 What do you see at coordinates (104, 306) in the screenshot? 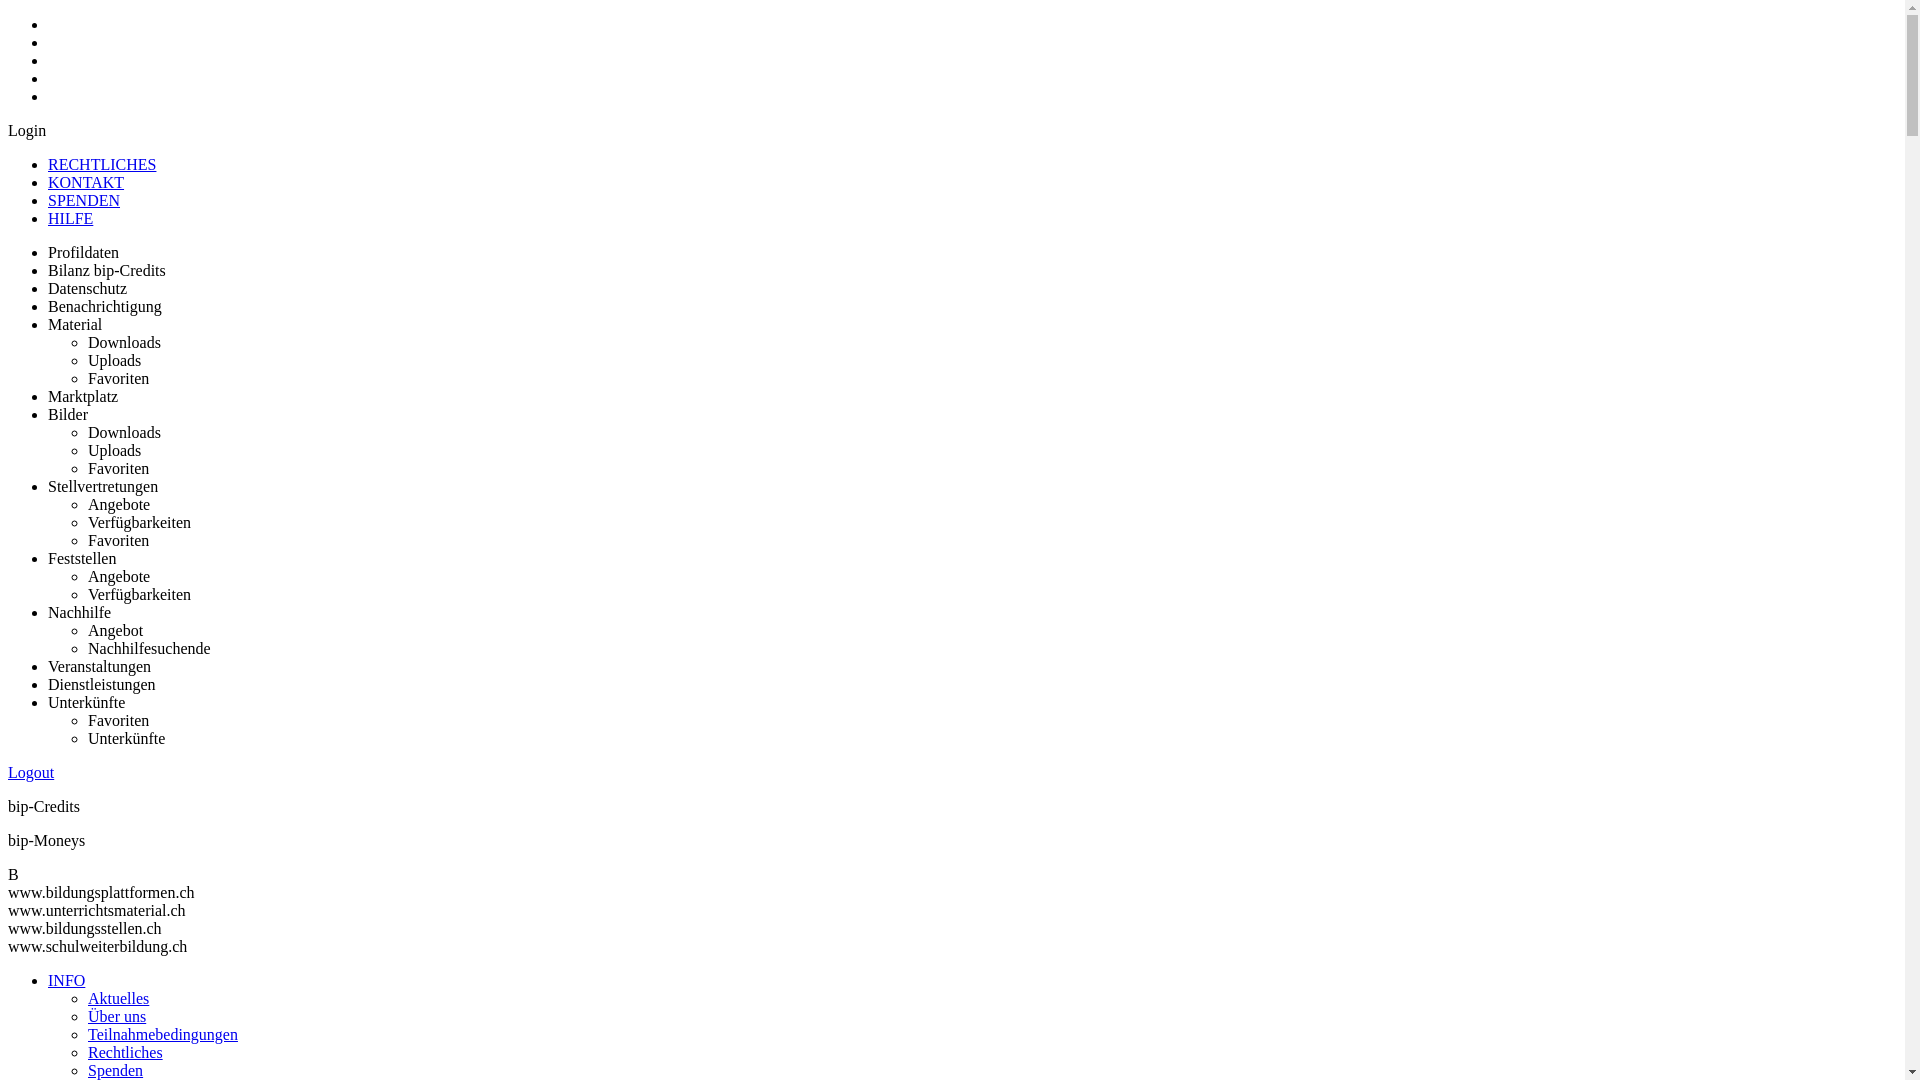
I see `'Benachrichtigung'` at bounding box center [104, 306].